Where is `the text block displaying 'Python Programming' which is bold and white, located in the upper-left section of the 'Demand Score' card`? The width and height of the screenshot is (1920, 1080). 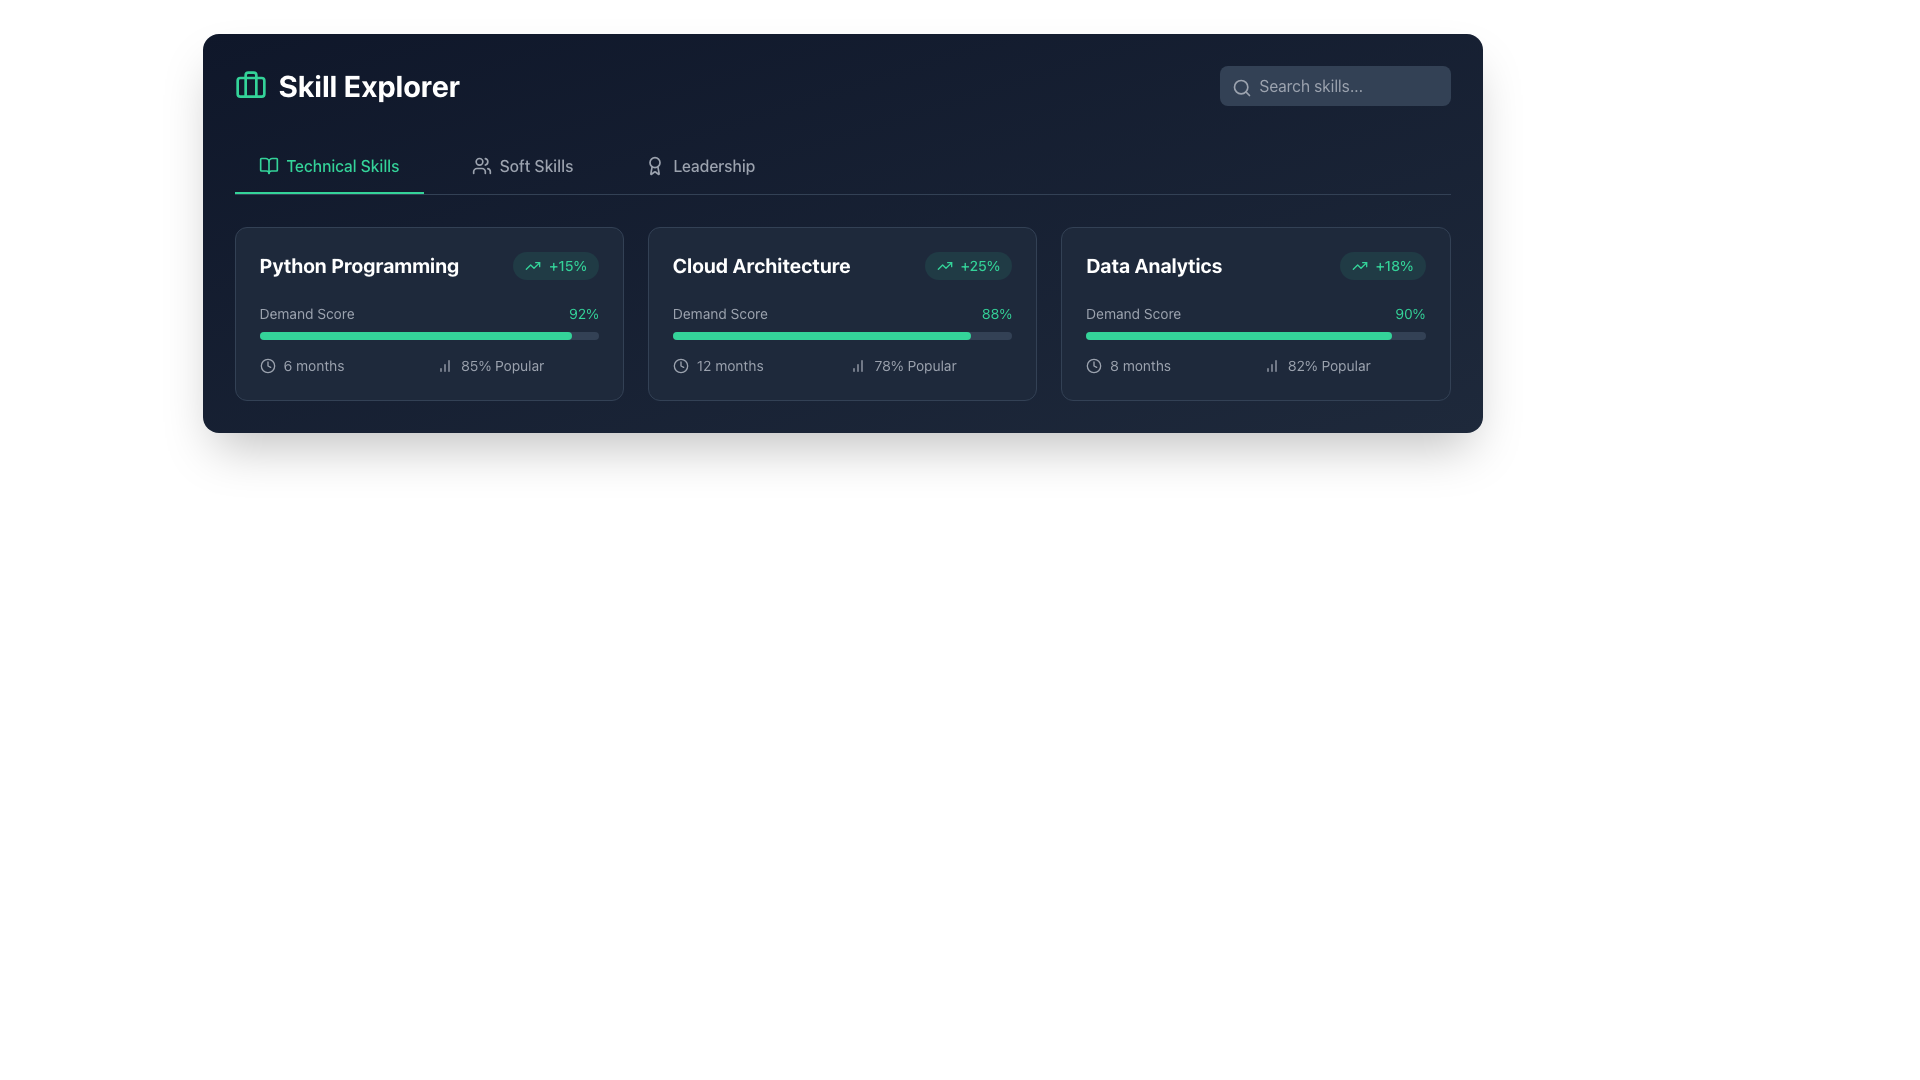 the text block displaying 'Python Programming' which is bold and white, located in the upper-left section of the 'Demand Score' card is located at coordinates (359, 265).